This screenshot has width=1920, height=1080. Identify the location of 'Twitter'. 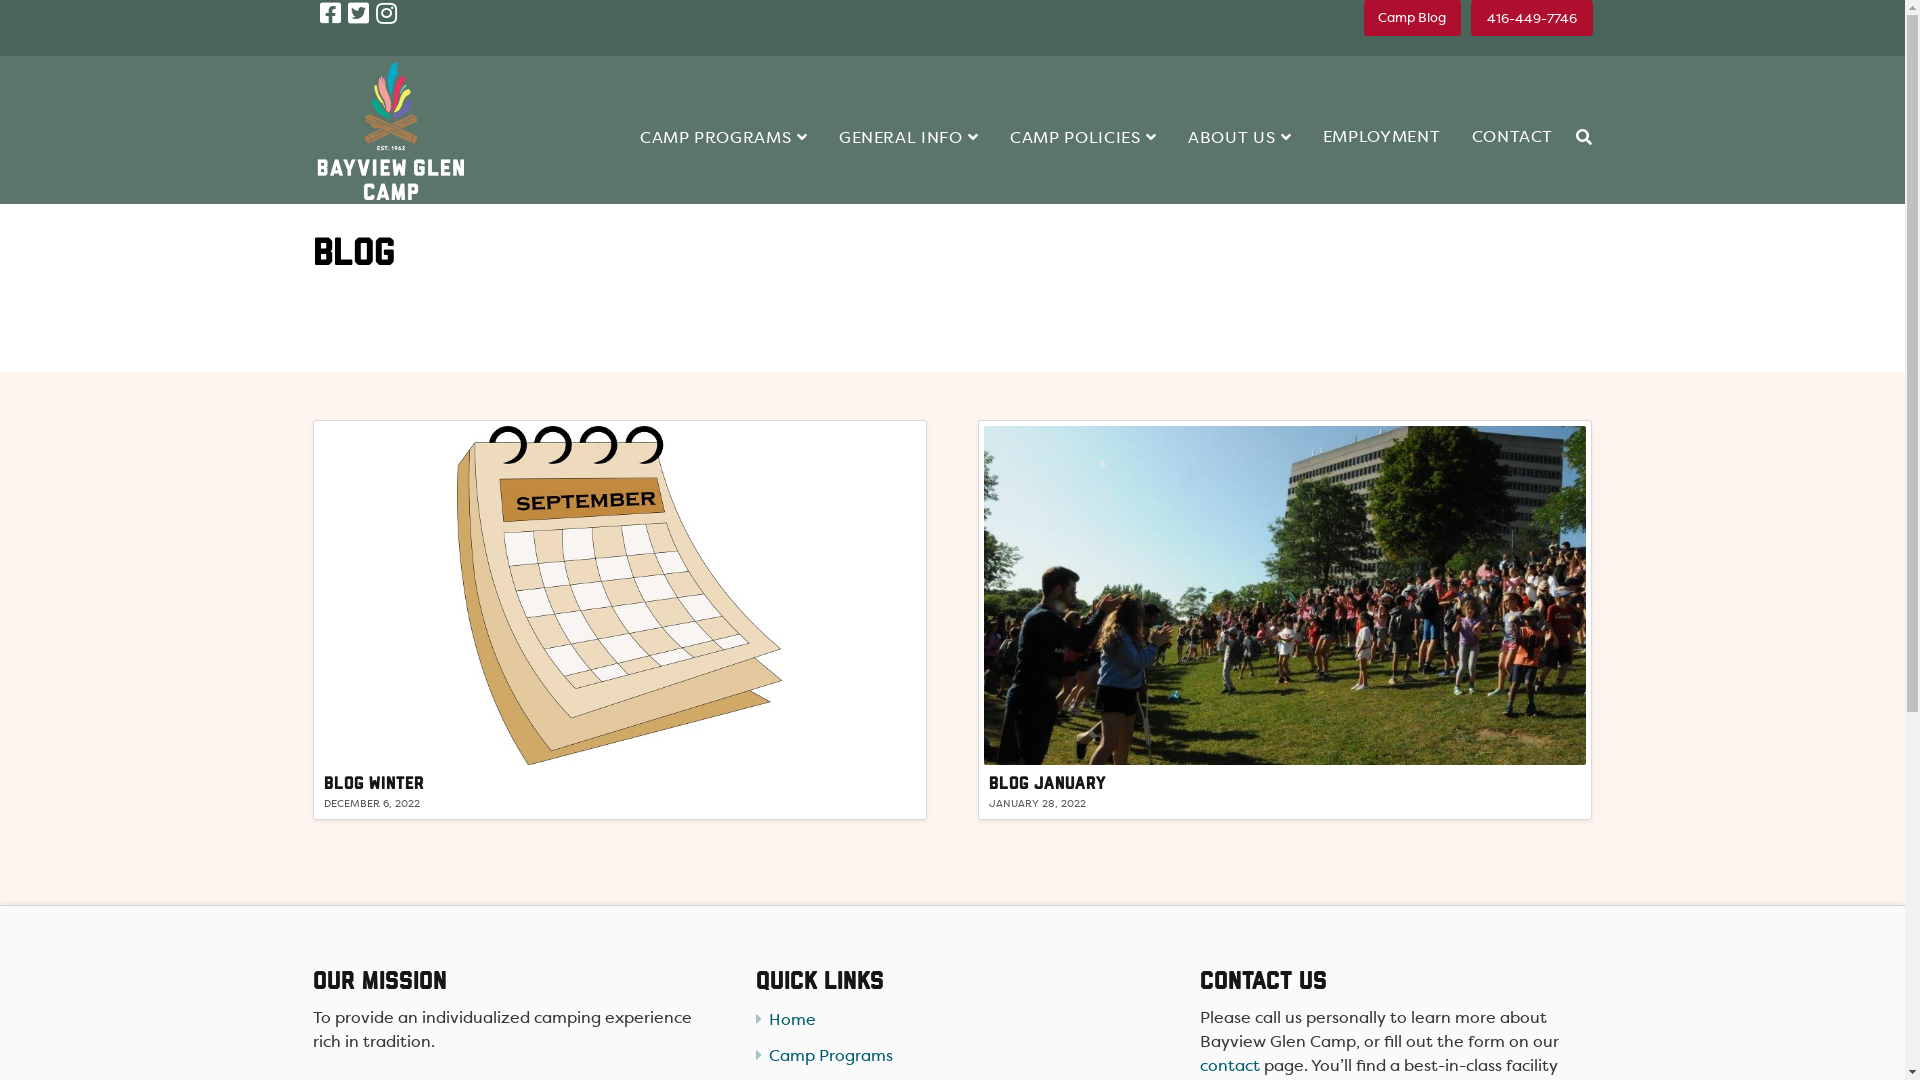
(358, 12).